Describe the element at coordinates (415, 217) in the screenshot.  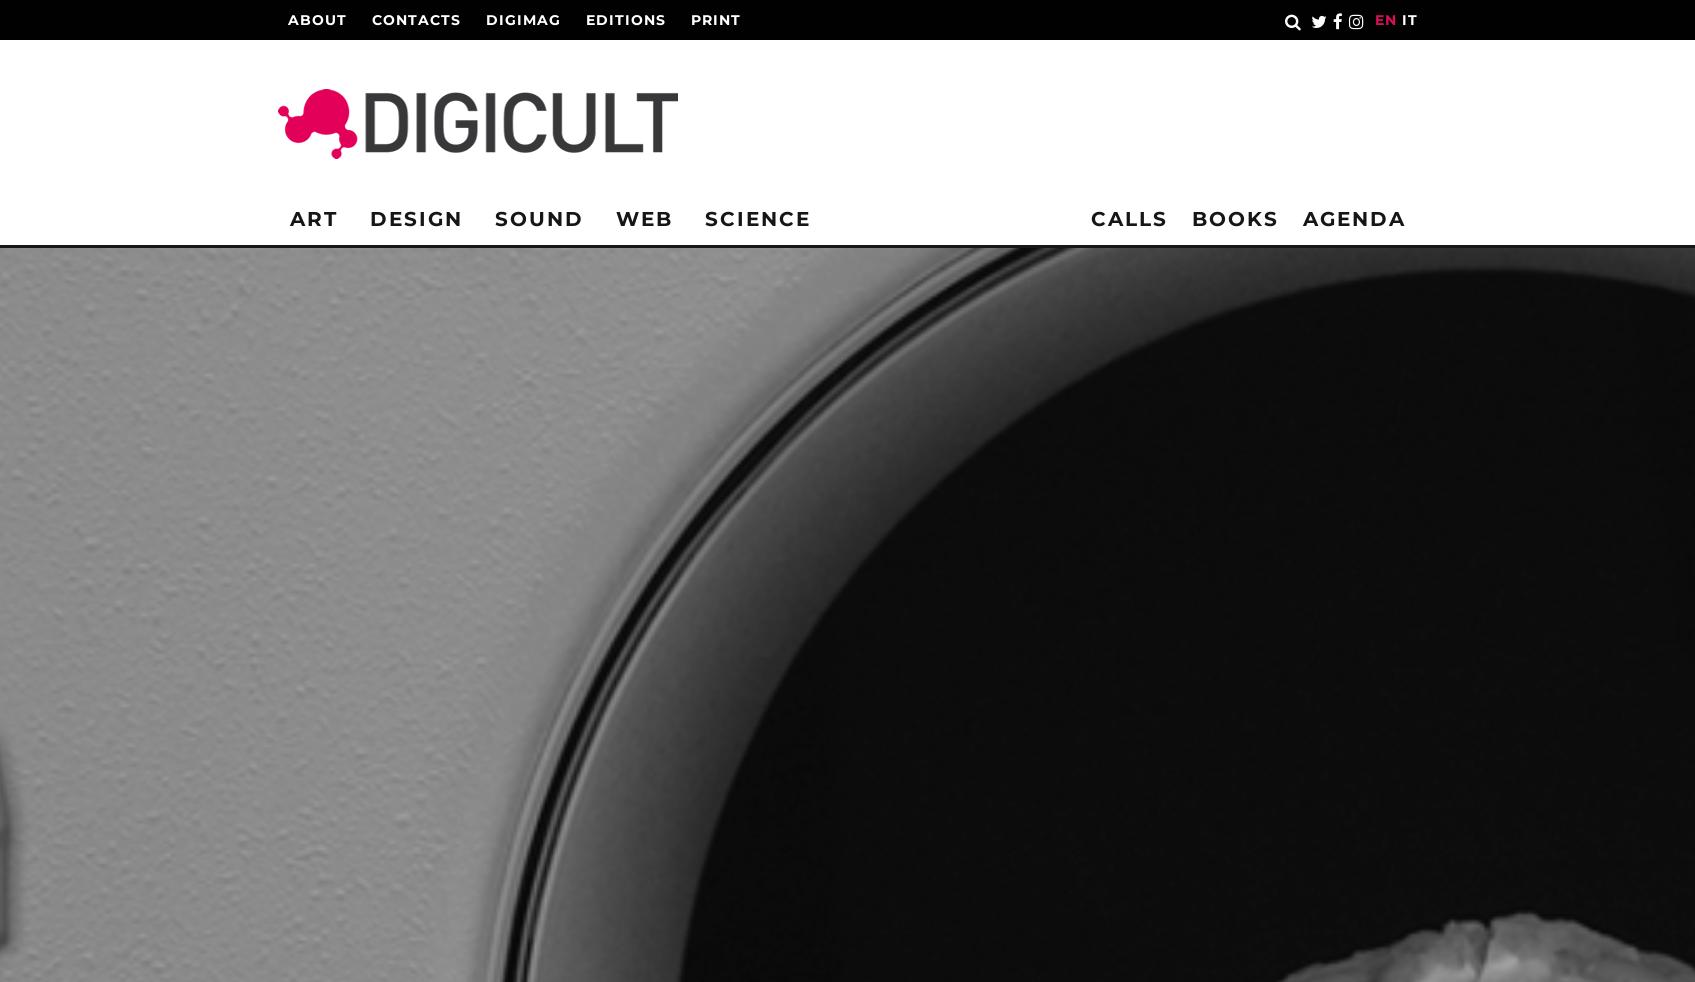
I see `'Design'` at that location.